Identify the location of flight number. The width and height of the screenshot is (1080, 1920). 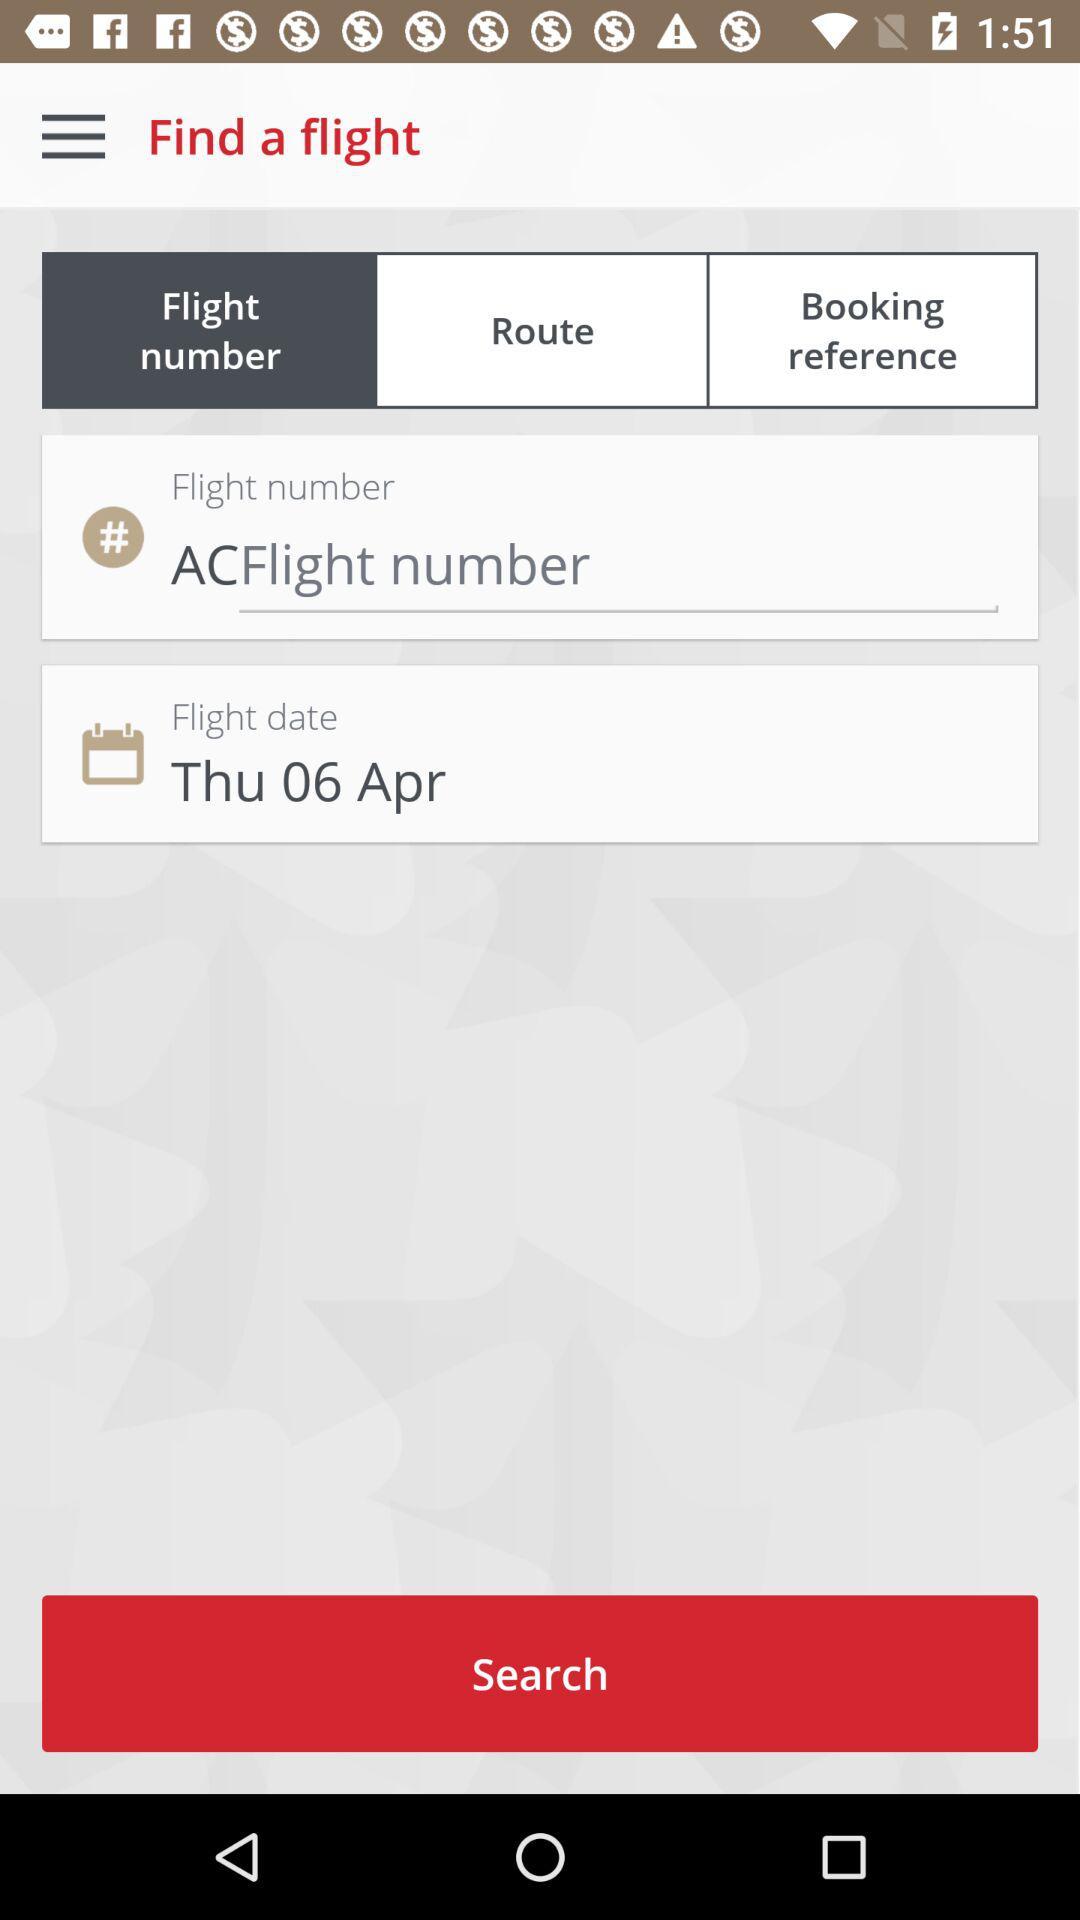
(617, 562).